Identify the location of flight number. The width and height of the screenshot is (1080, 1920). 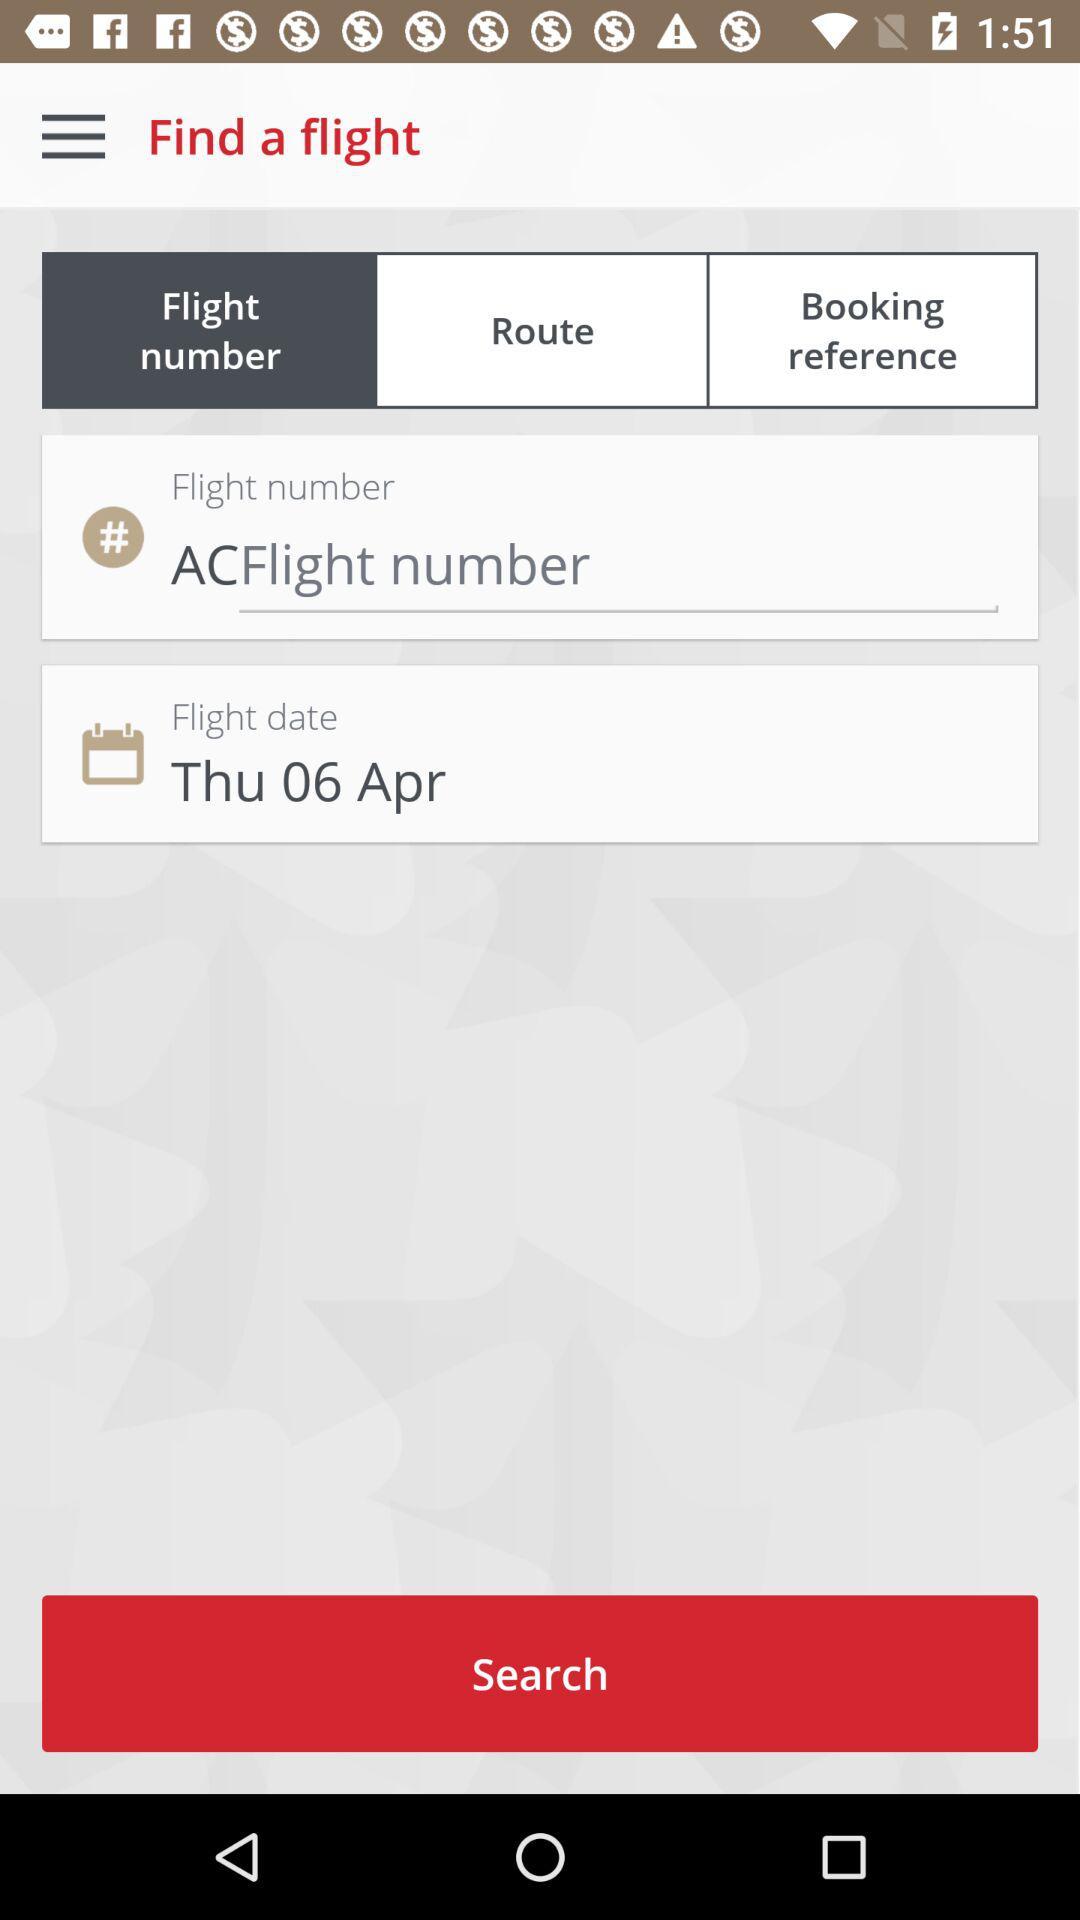
(617, 562).